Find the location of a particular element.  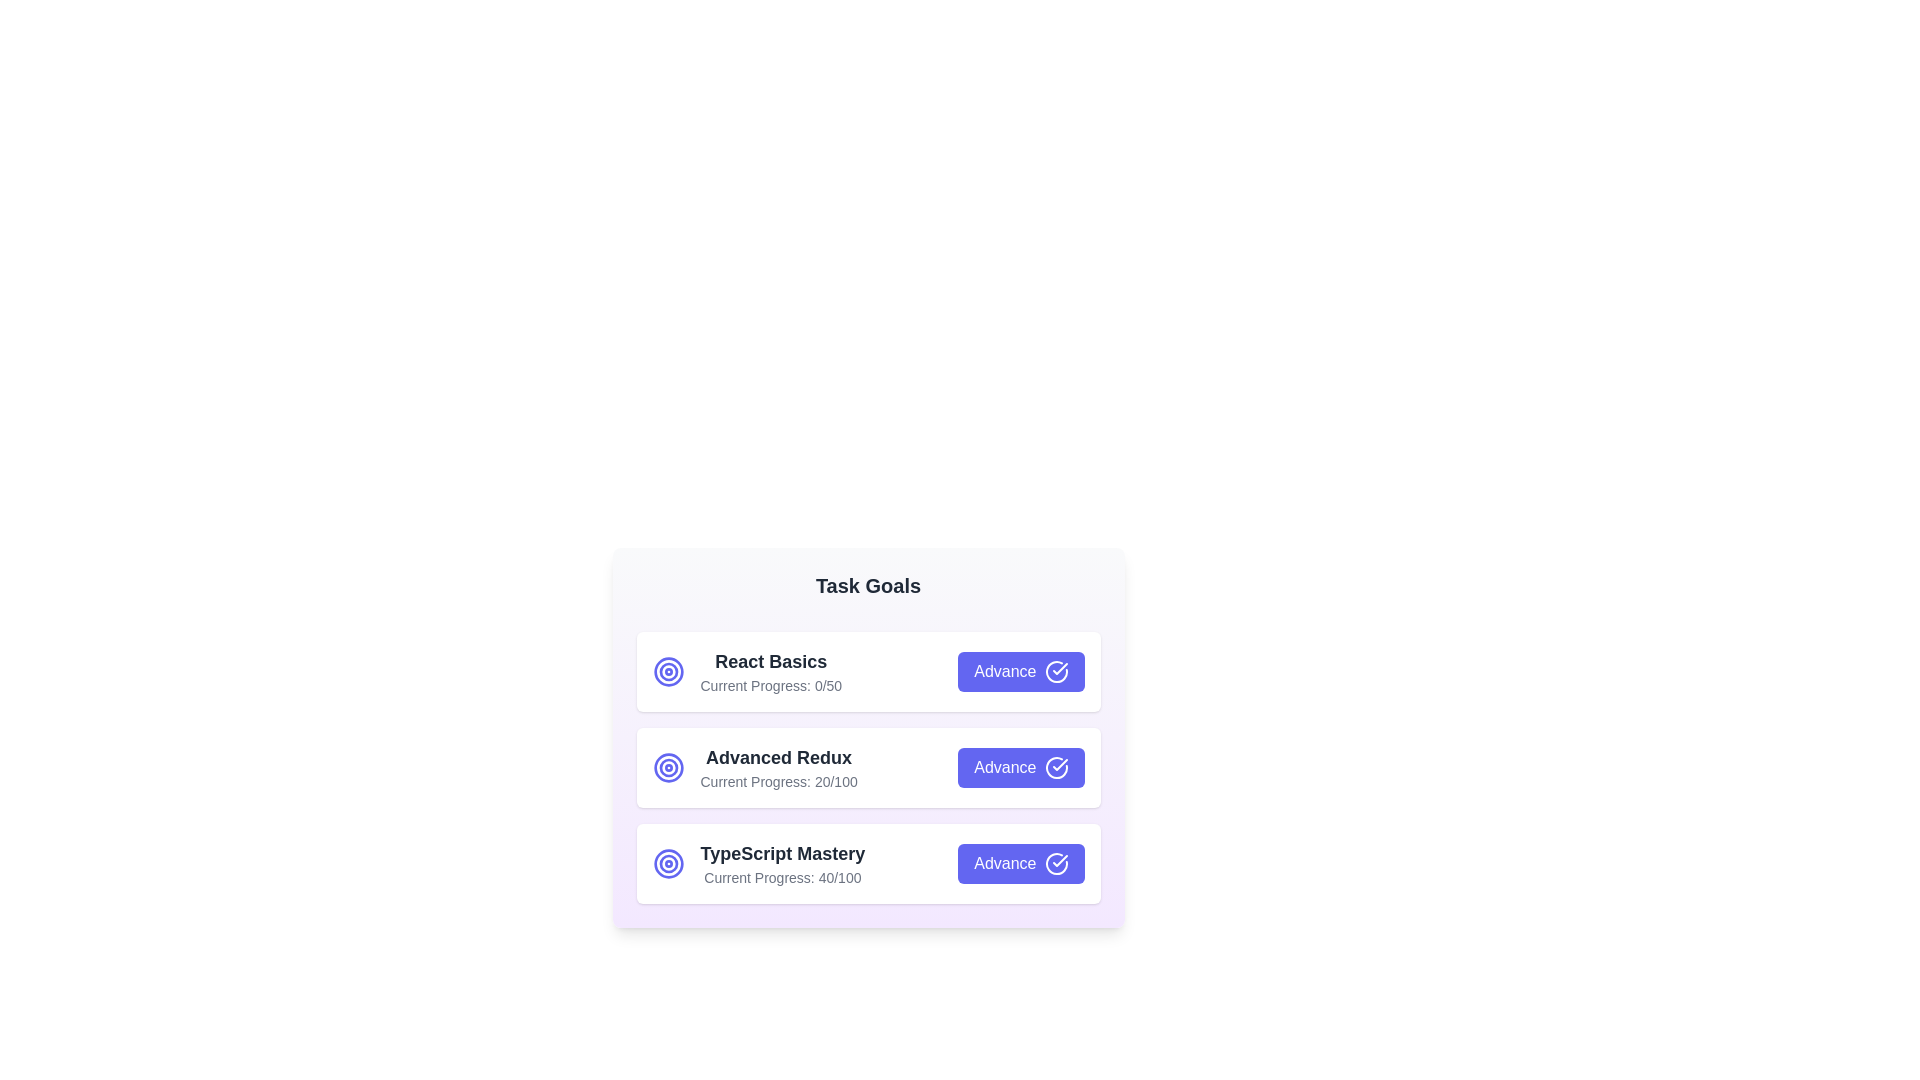

the text label displaying 'Current Progress: 0/50', which is located below the title 'React Basics' is located at coordinates (770, 685).